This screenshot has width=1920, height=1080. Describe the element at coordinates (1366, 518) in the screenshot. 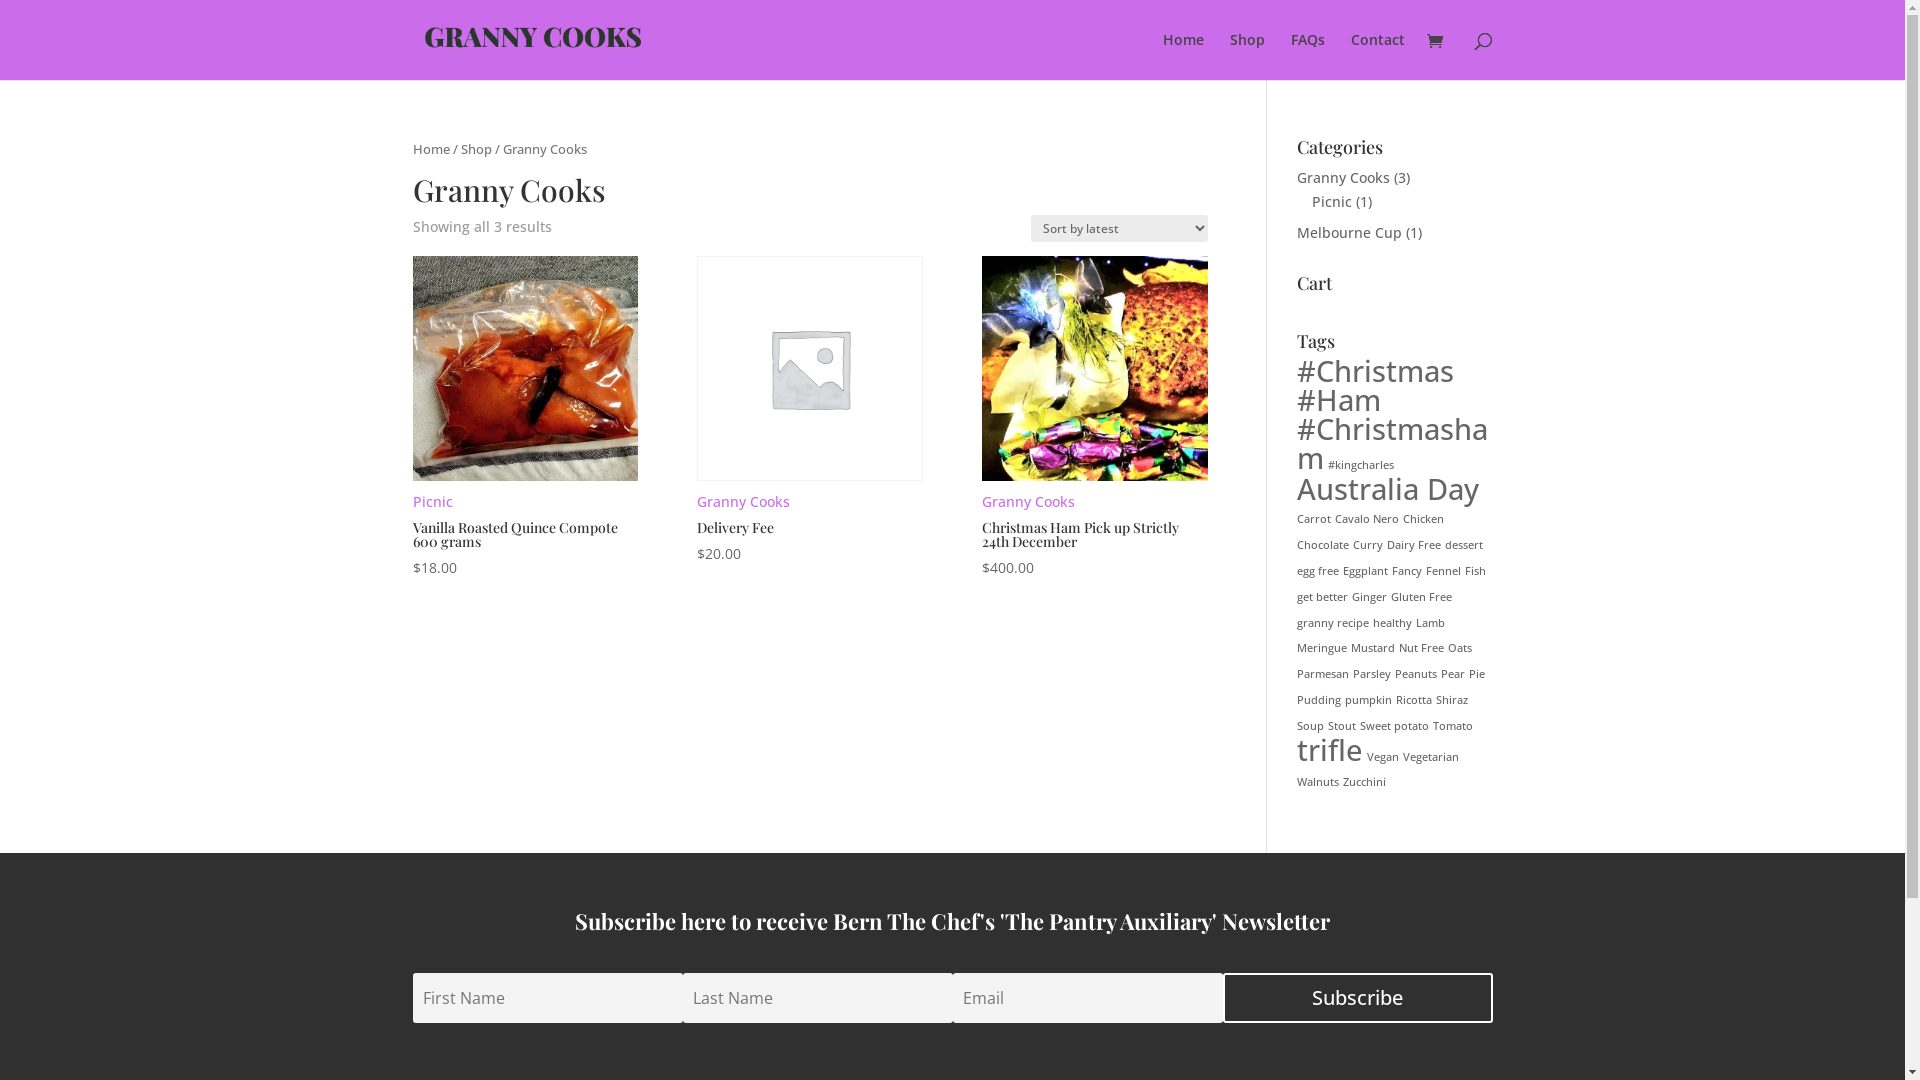

I see `'Cavalo Nero'` at that location.